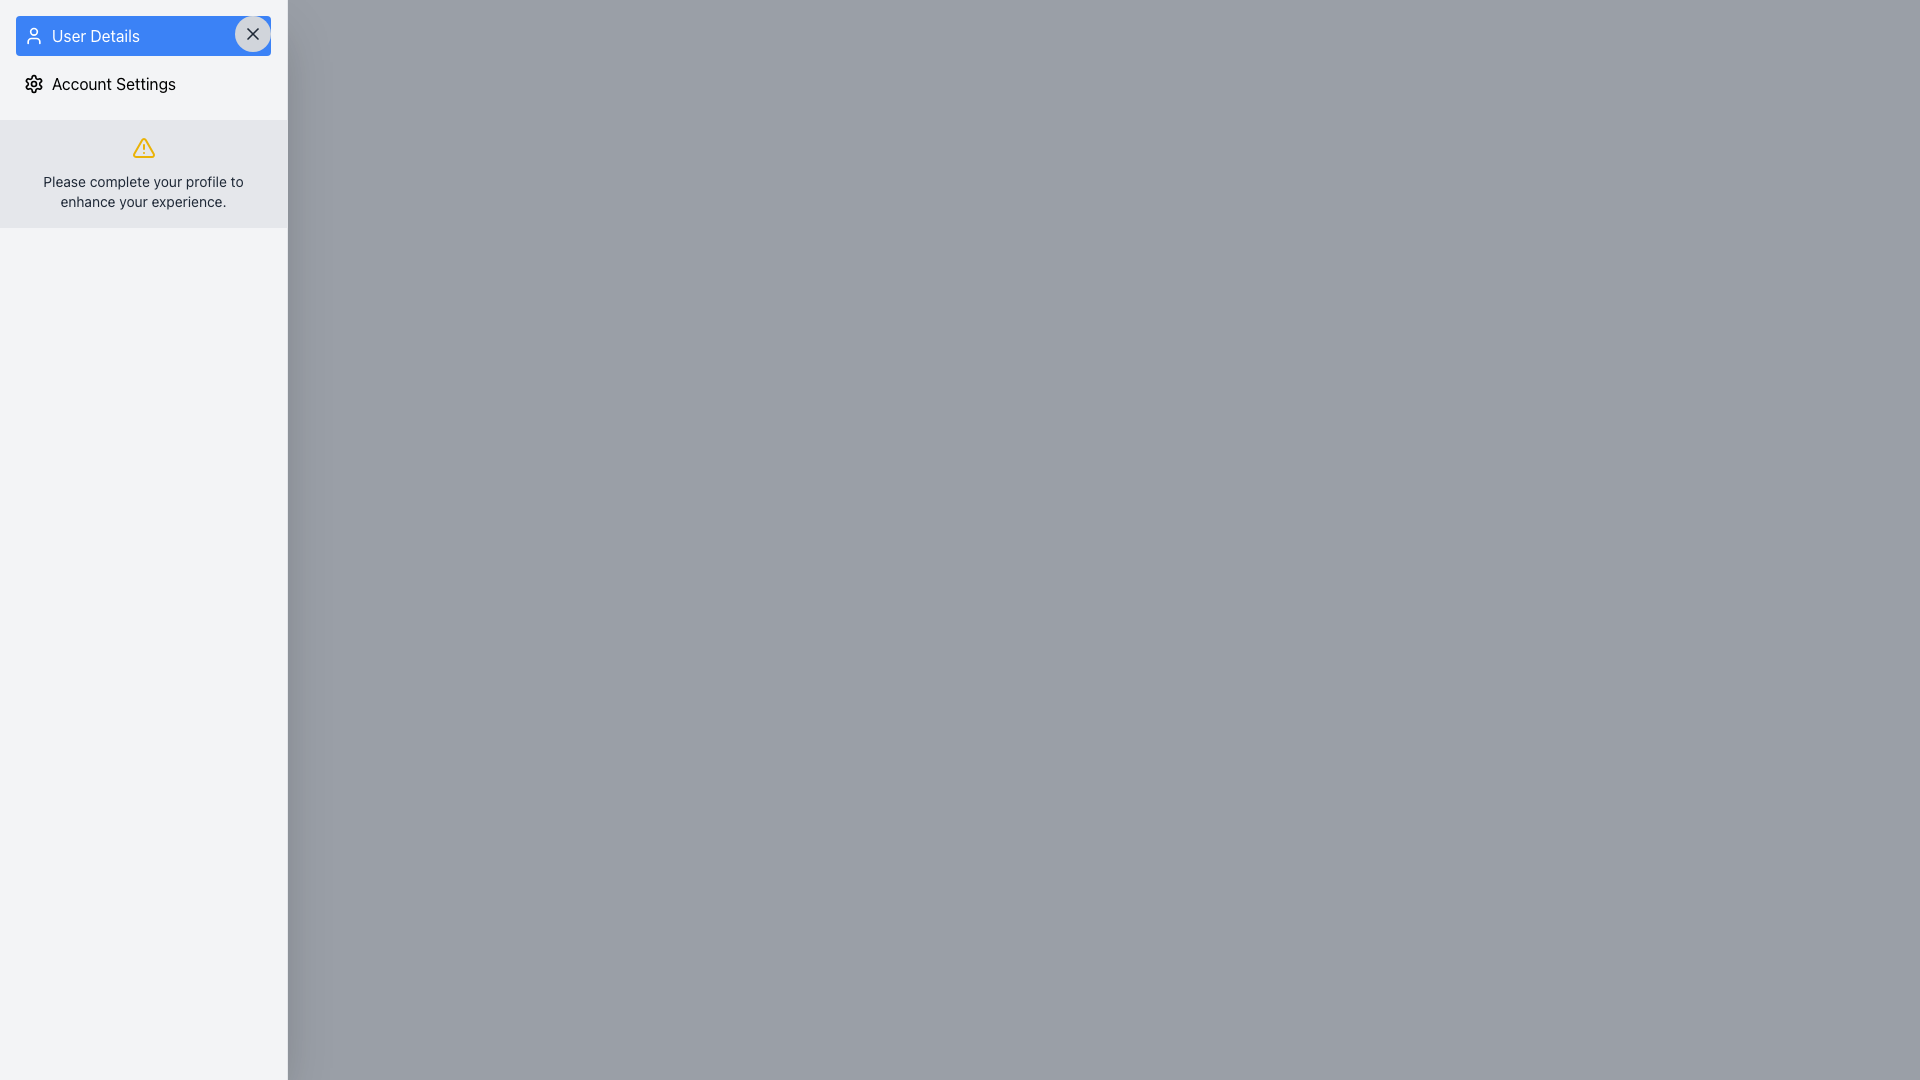 Image resolution: width=1920 pixels, height=1080 pixels. Describe the element at coordinates (33, 35) in the screenshot. I see `the details or context of the user profile icon located in the header labeled 'User Details' at the top left corner of the interface` at that location.